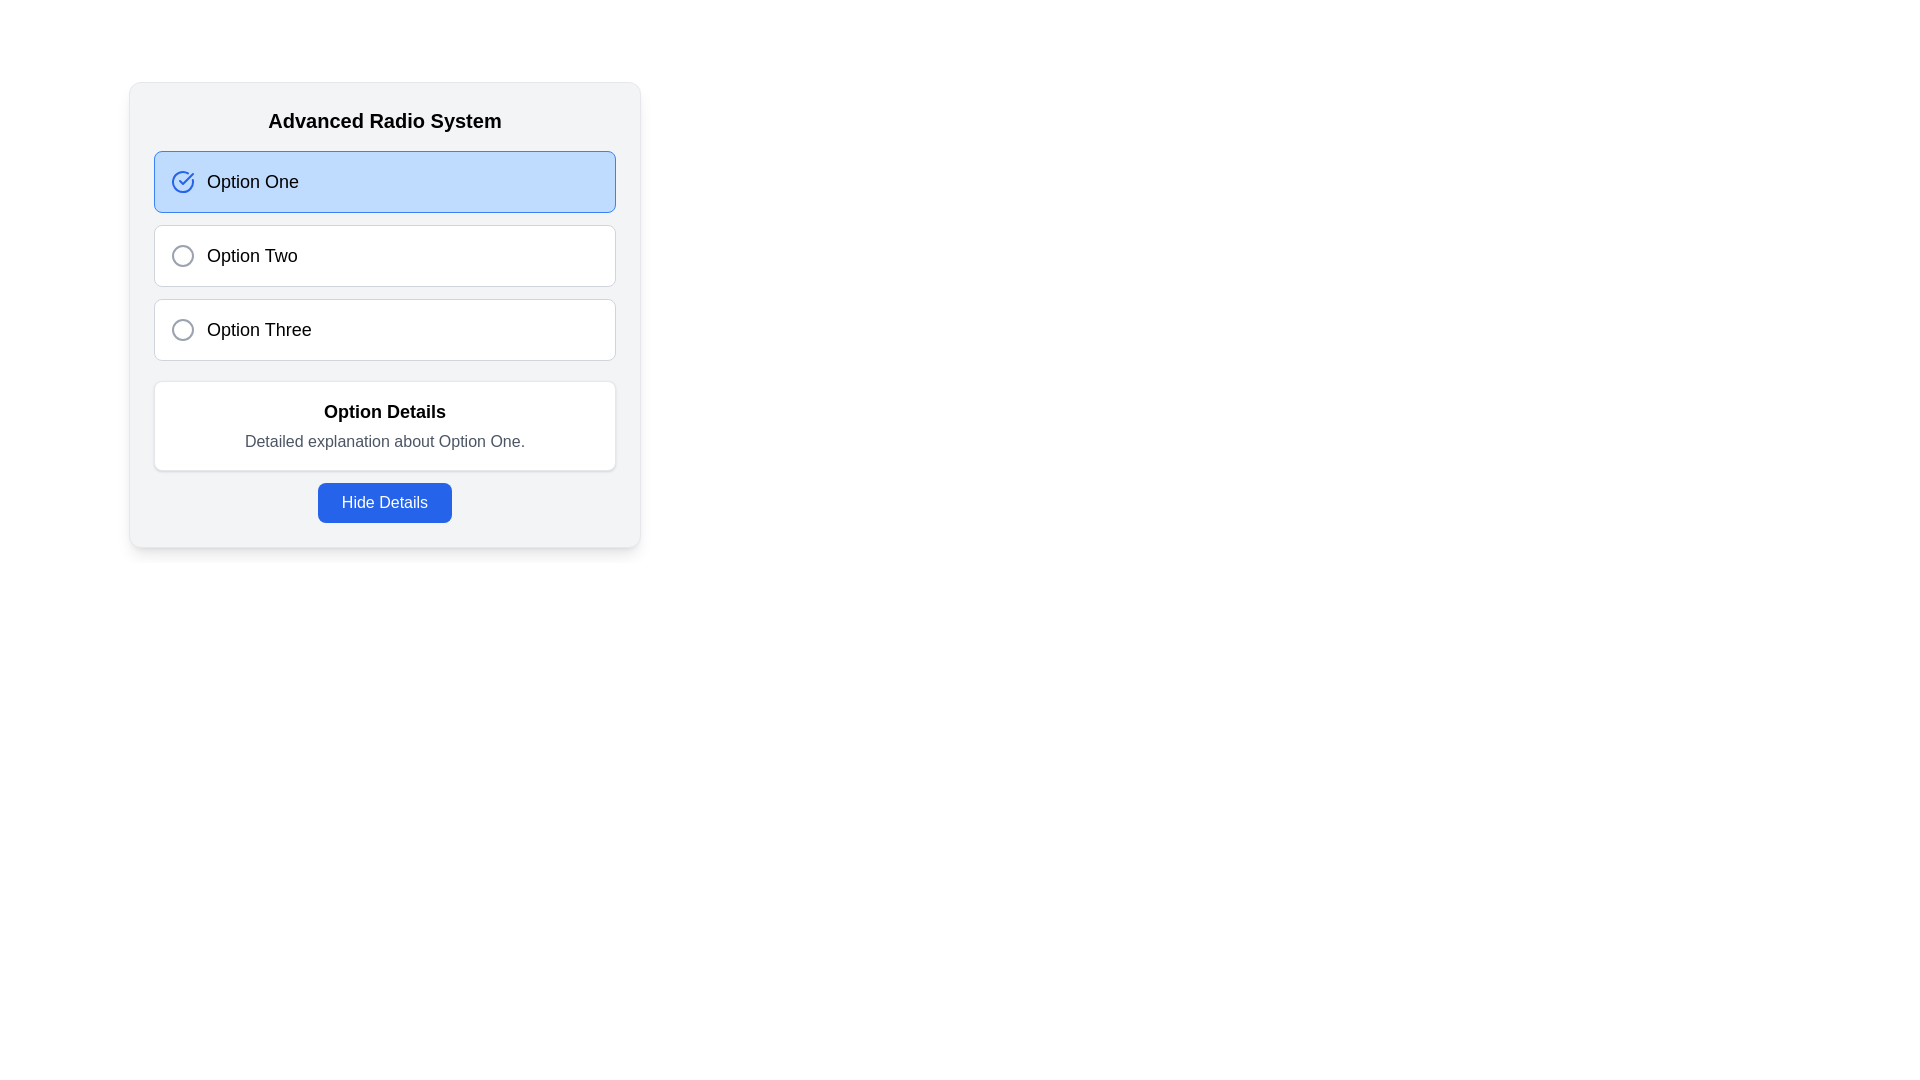 This screenshot has width=1920, height=1080. What do you see at coordinates (384, 254) in the screenshot?
I see `the 'Option Two' radio button` at bounding box center [384, 254].